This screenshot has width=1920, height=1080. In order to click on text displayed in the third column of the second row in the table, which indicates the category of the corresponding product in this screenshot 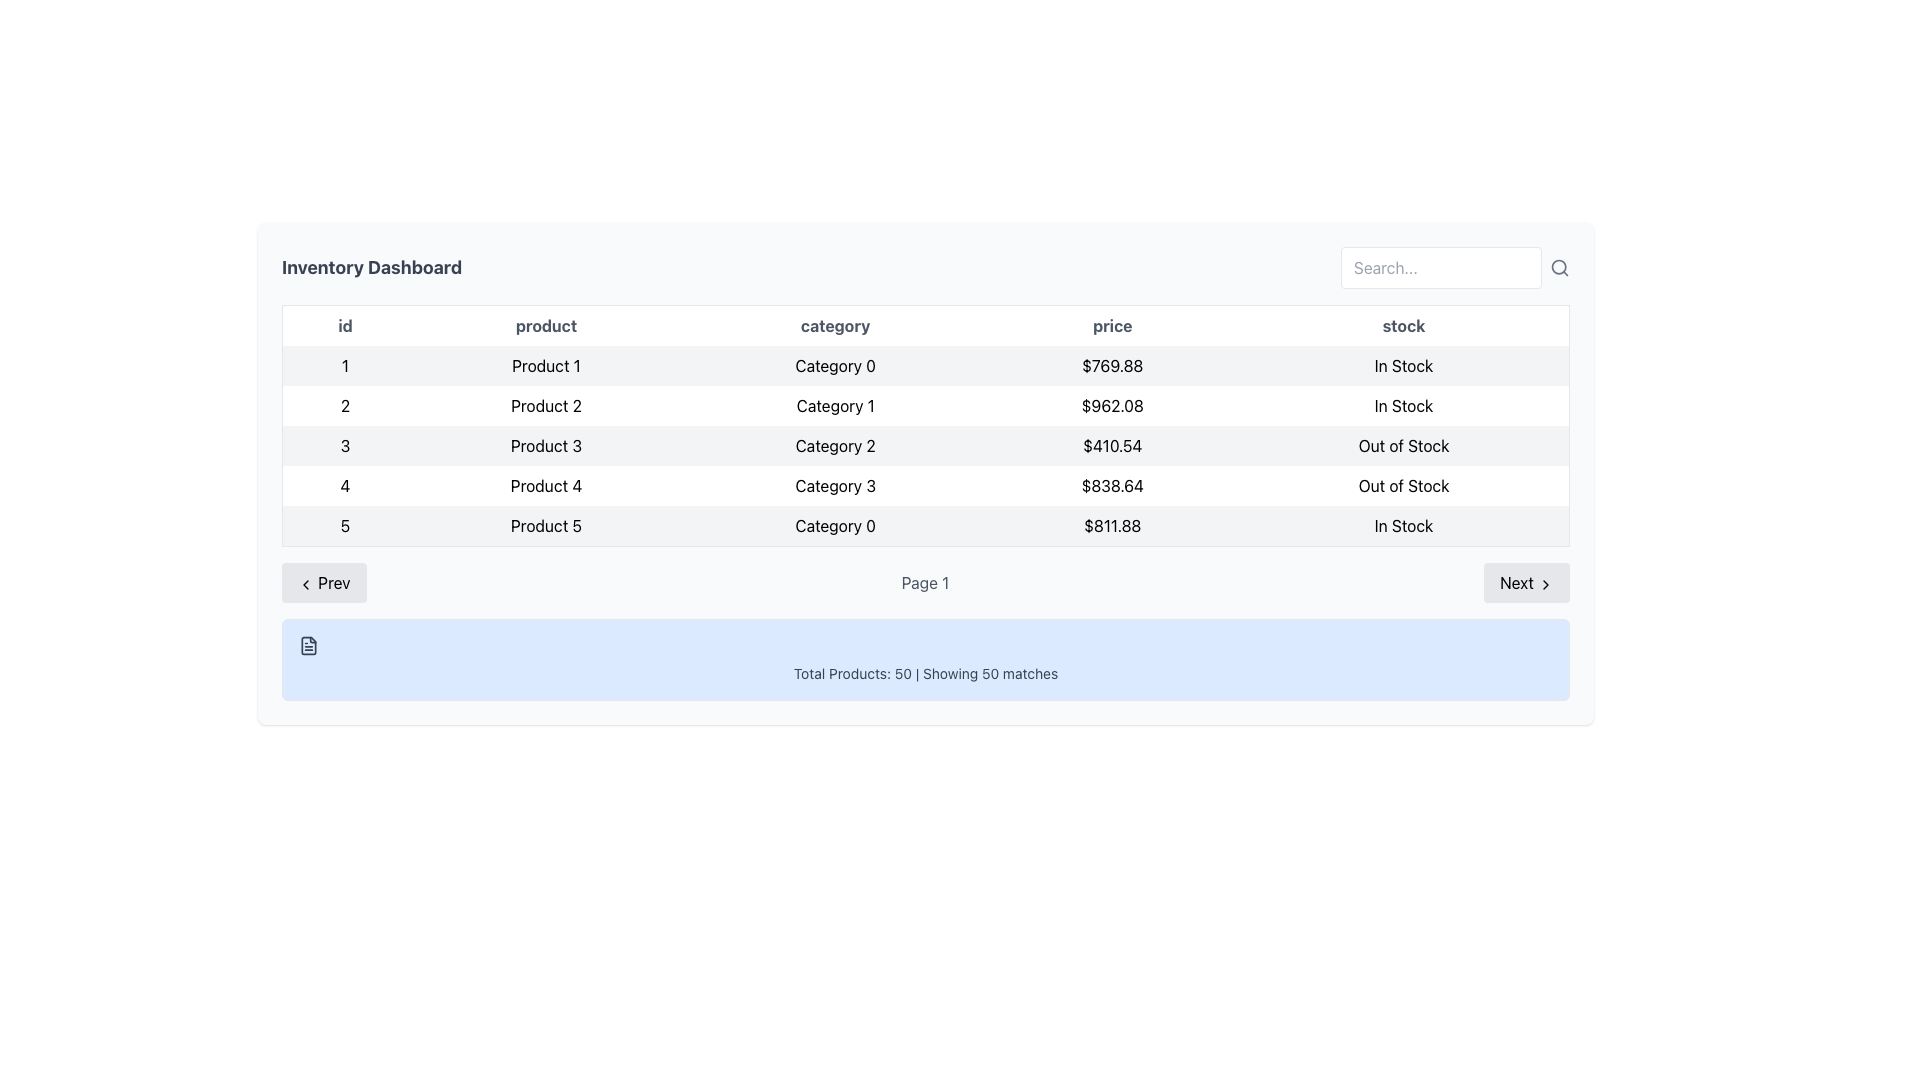, I will do `click(835, 405)`.